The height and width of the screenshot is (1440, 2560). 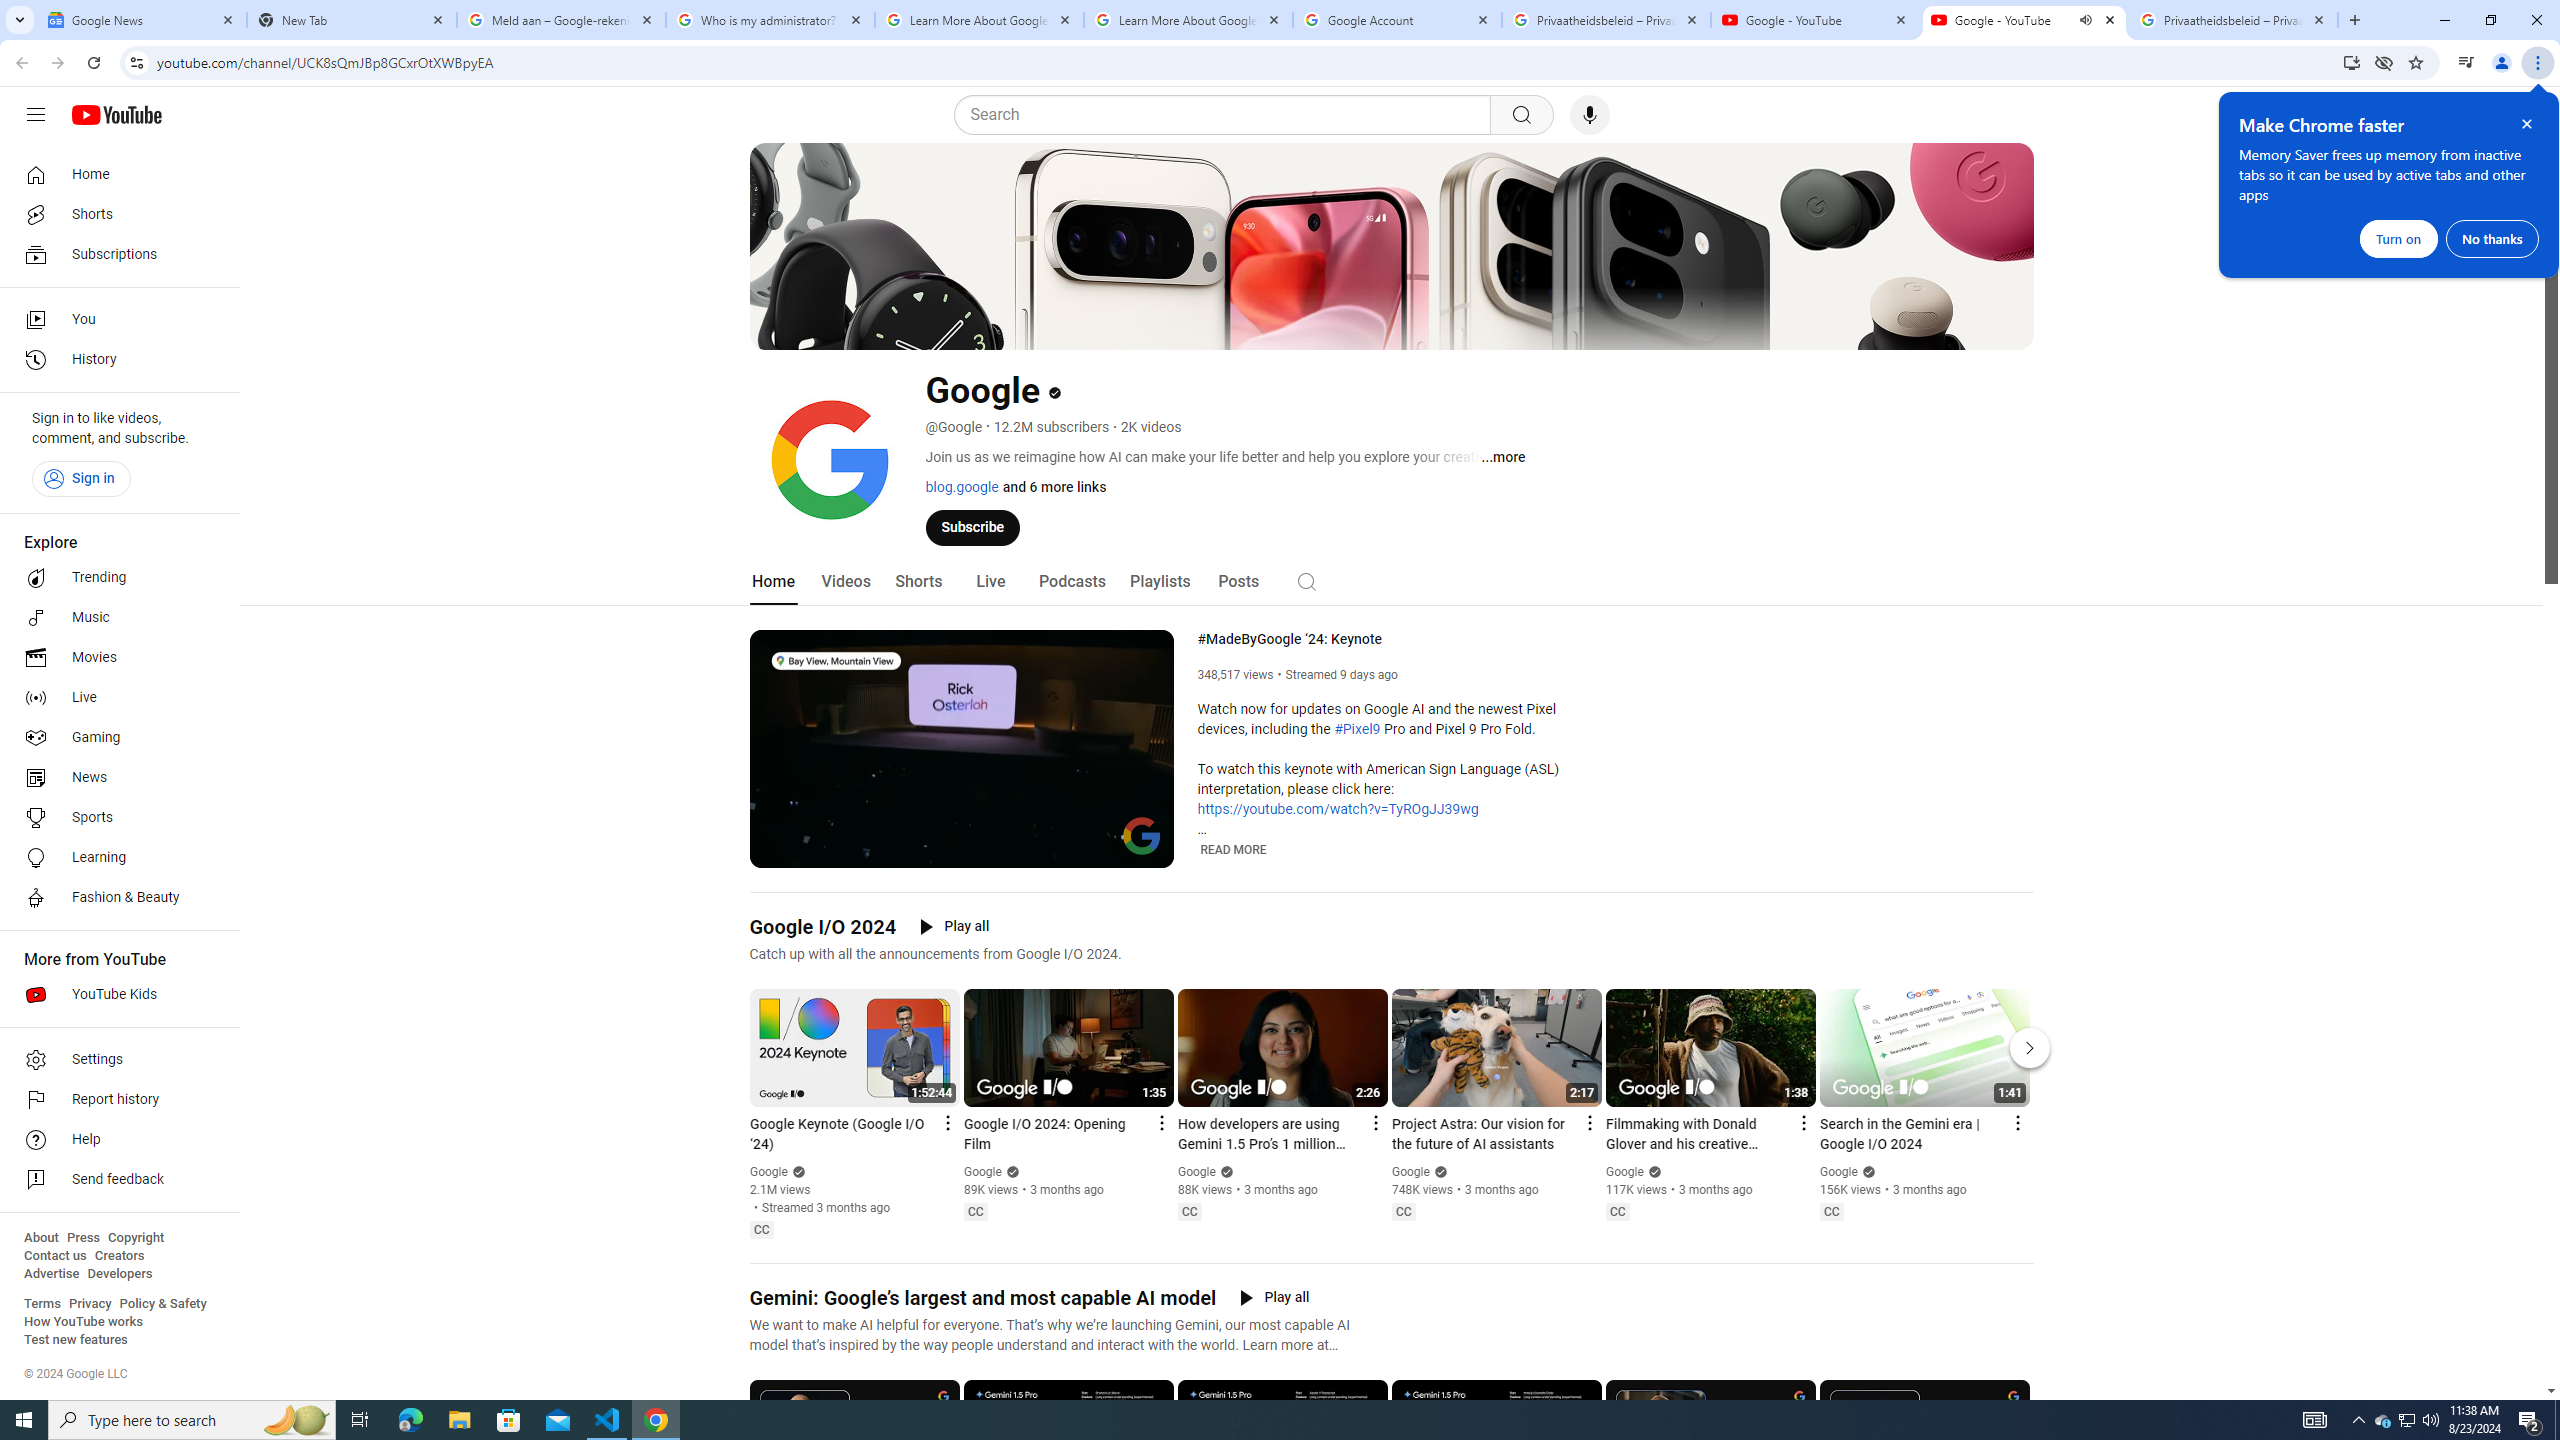 I want to click on 'Developers', so click(x=119, y=1272).